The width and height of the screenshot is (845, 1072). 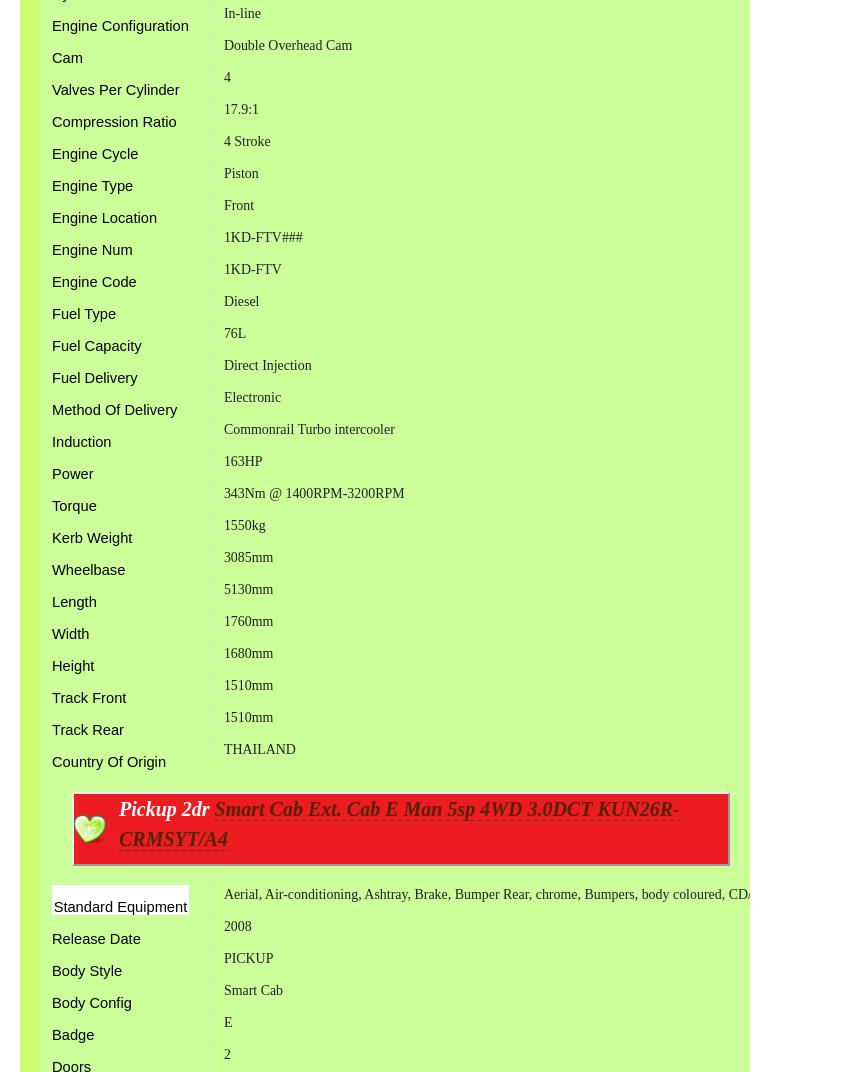 I want to click on 'Engine Code', so click(x=93, y=281).